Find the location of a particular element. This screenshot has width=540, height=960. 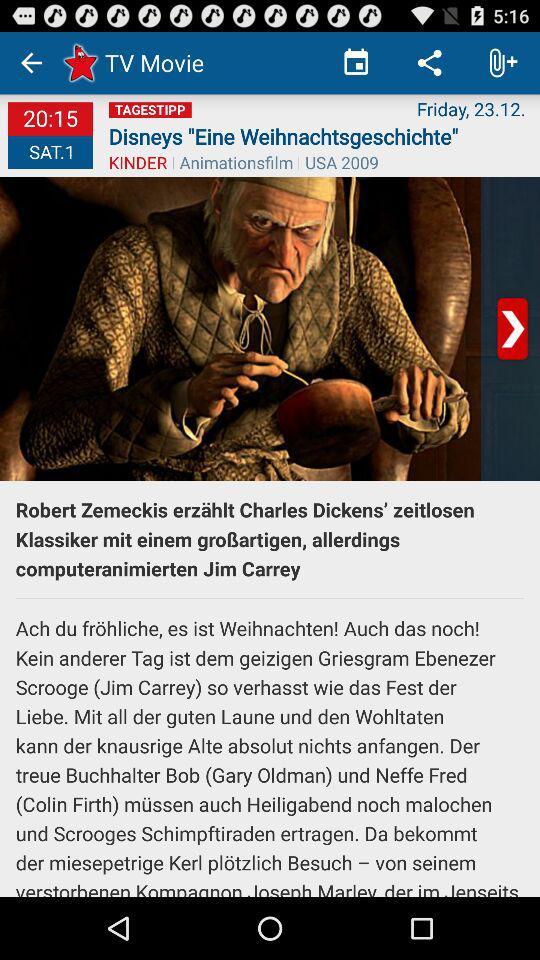

the star mark right to left arrow icon is located at coordinates (77, 62).